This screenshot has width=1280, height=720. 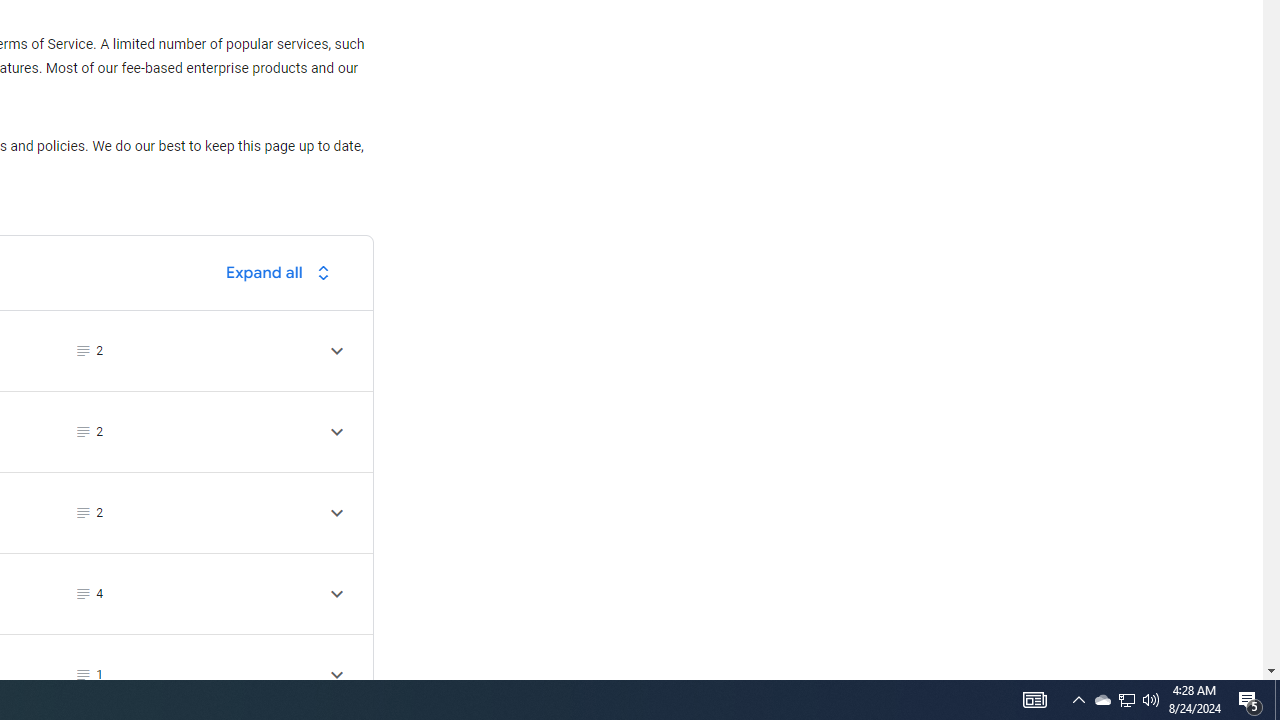 What do you see at coordinates (282, 272) in the screenshot?
I see `'Expand all'` at bounding box center [282, 272].